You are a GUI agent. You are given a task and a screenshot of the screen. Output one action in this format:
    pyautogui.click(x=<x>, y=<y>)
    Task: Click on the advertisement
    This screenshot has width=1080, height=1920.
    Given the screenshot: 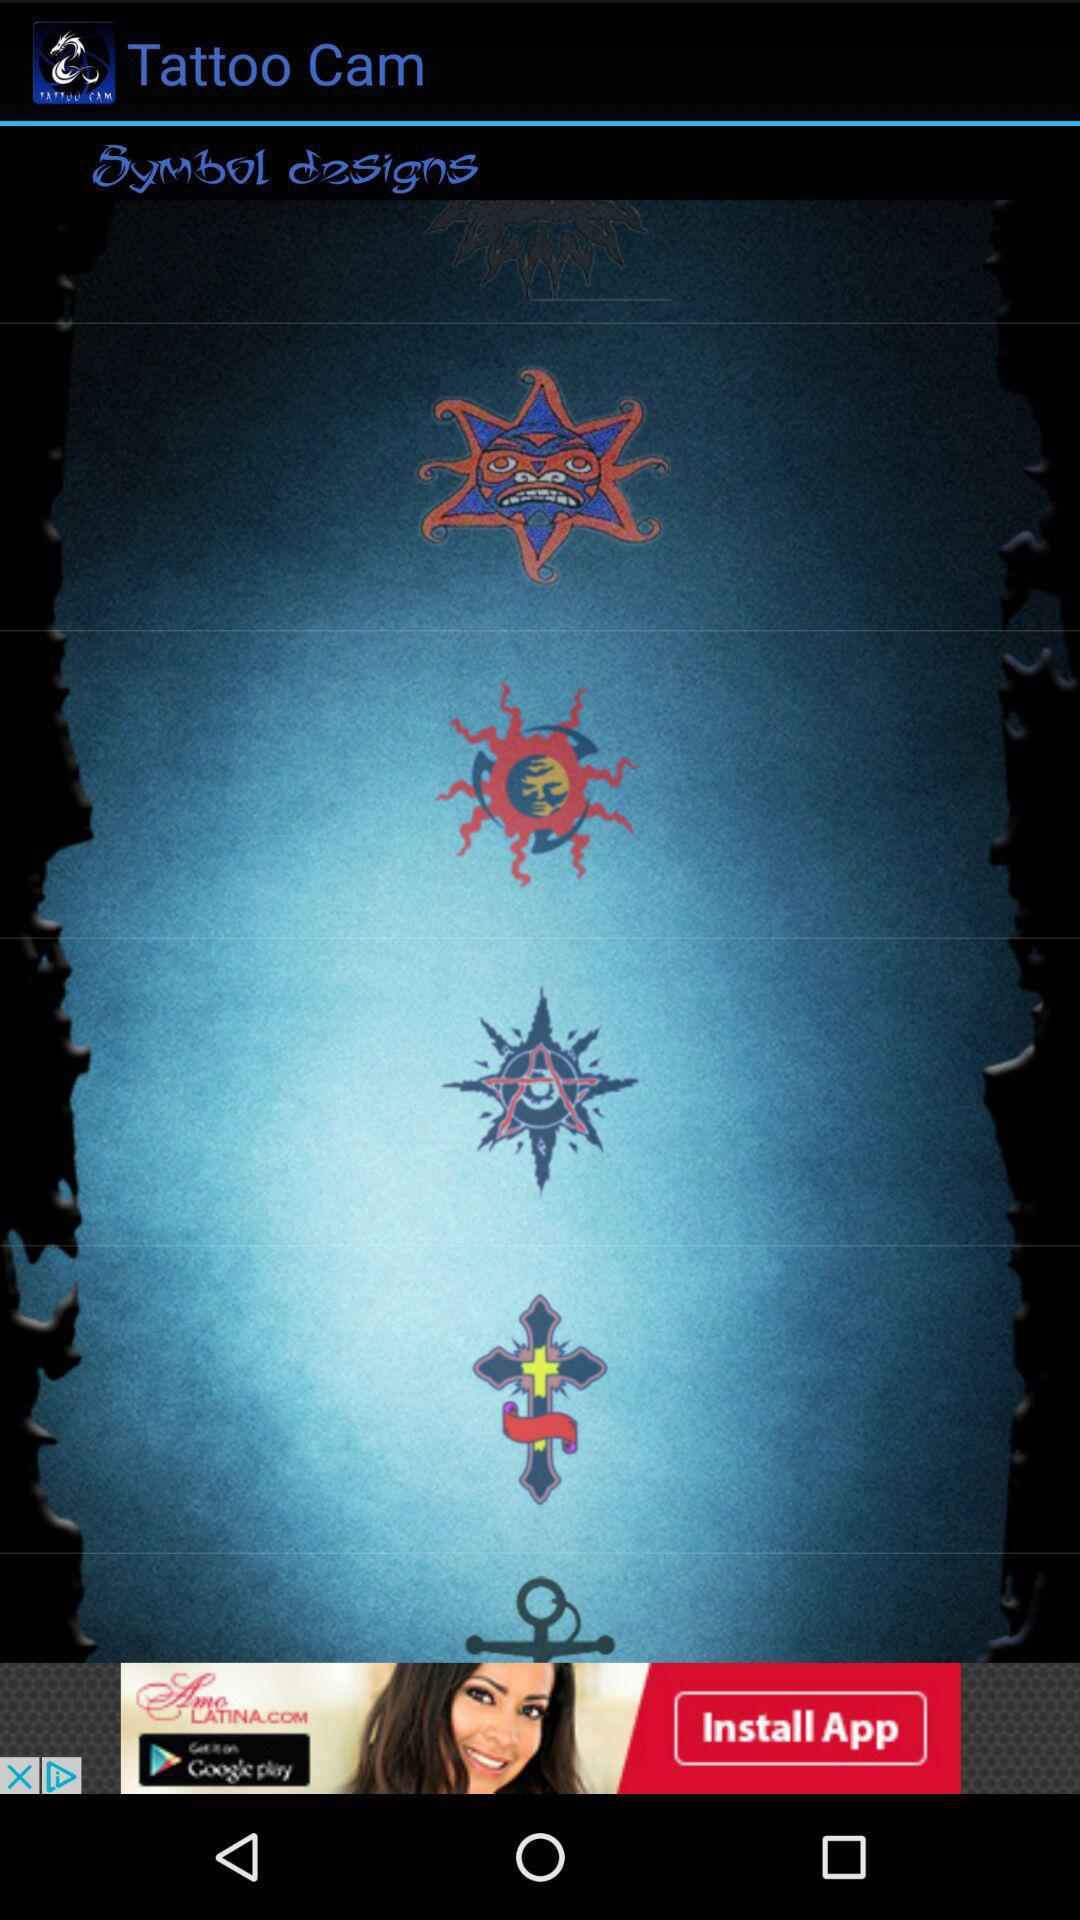 What is the action you would take?
    pyautogui.click(x=540, y=1727)
    